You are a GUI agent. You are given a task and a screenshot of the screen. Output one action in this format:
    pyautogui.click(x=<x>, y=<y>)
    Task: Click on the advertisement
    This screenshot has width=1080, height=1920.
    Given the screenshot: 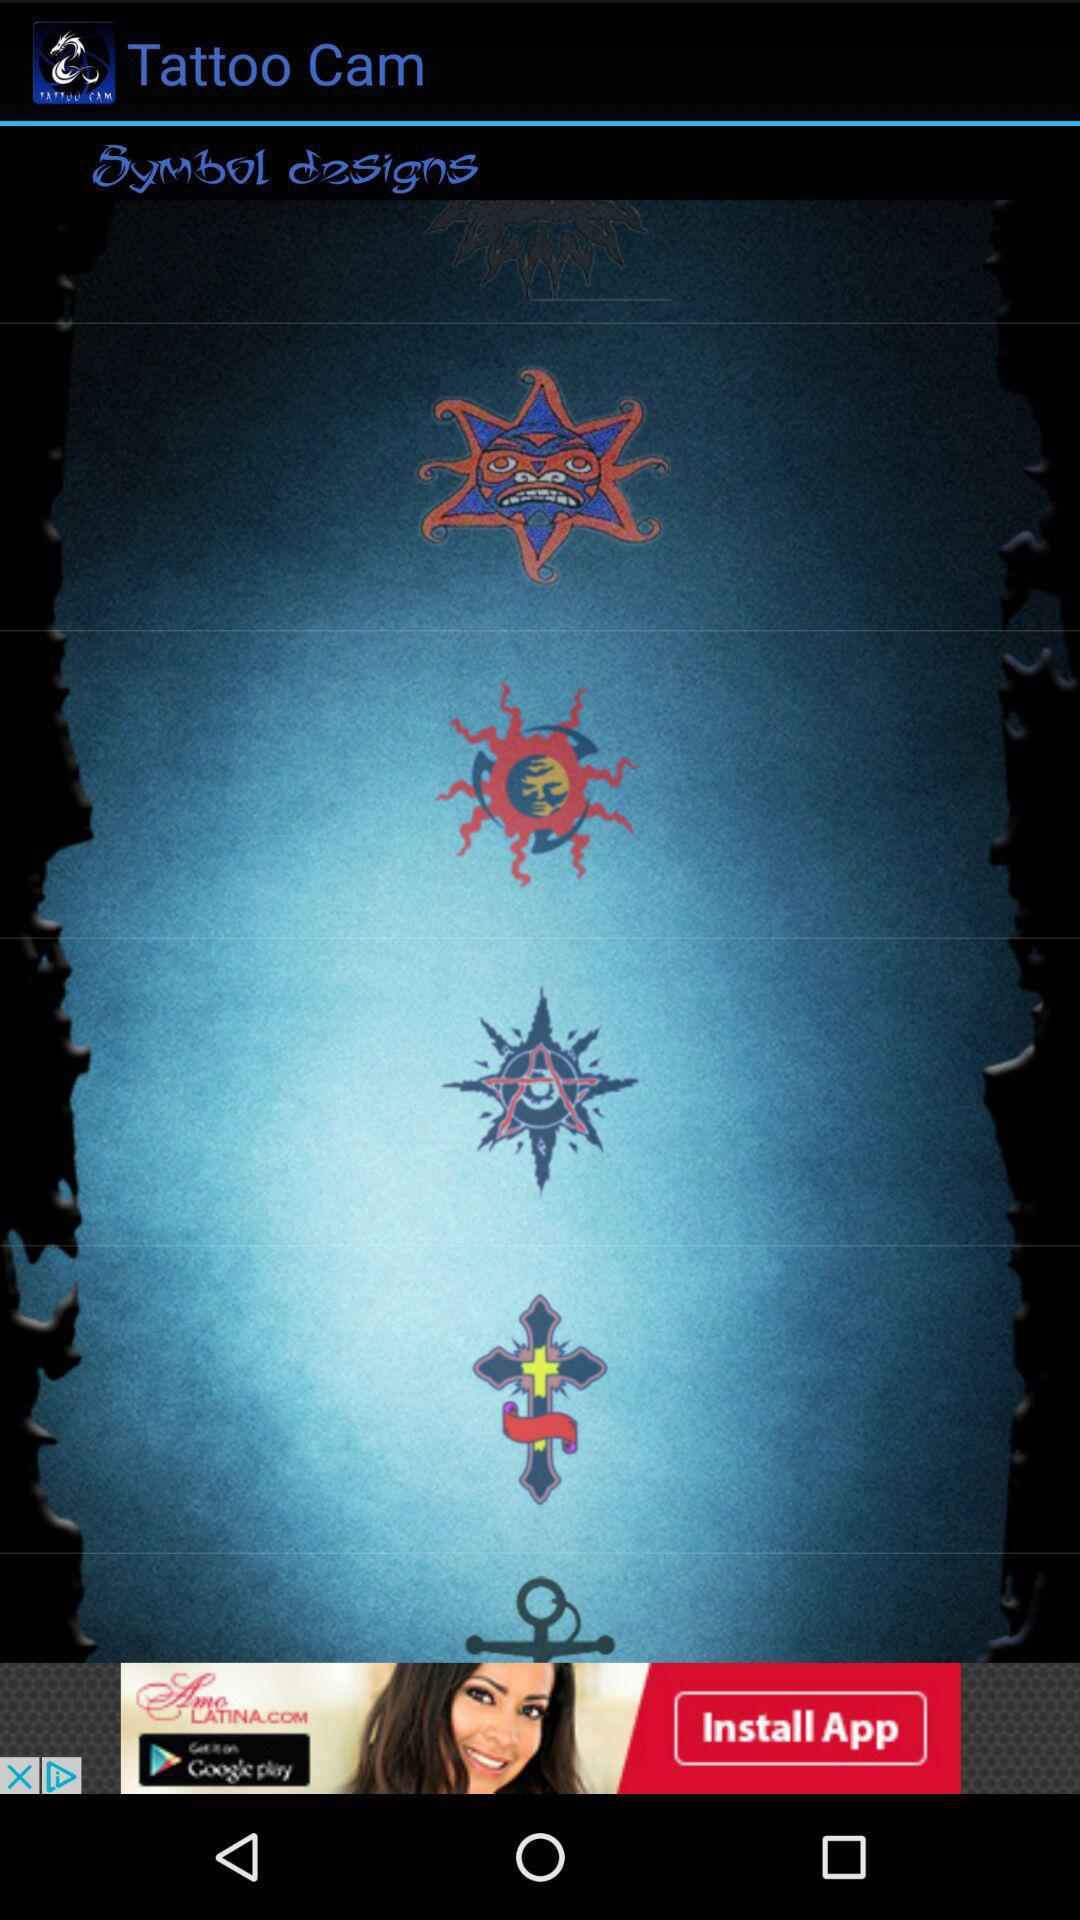 What is the action you would take?
    pyautogui.click(x=540, y=1727)
    